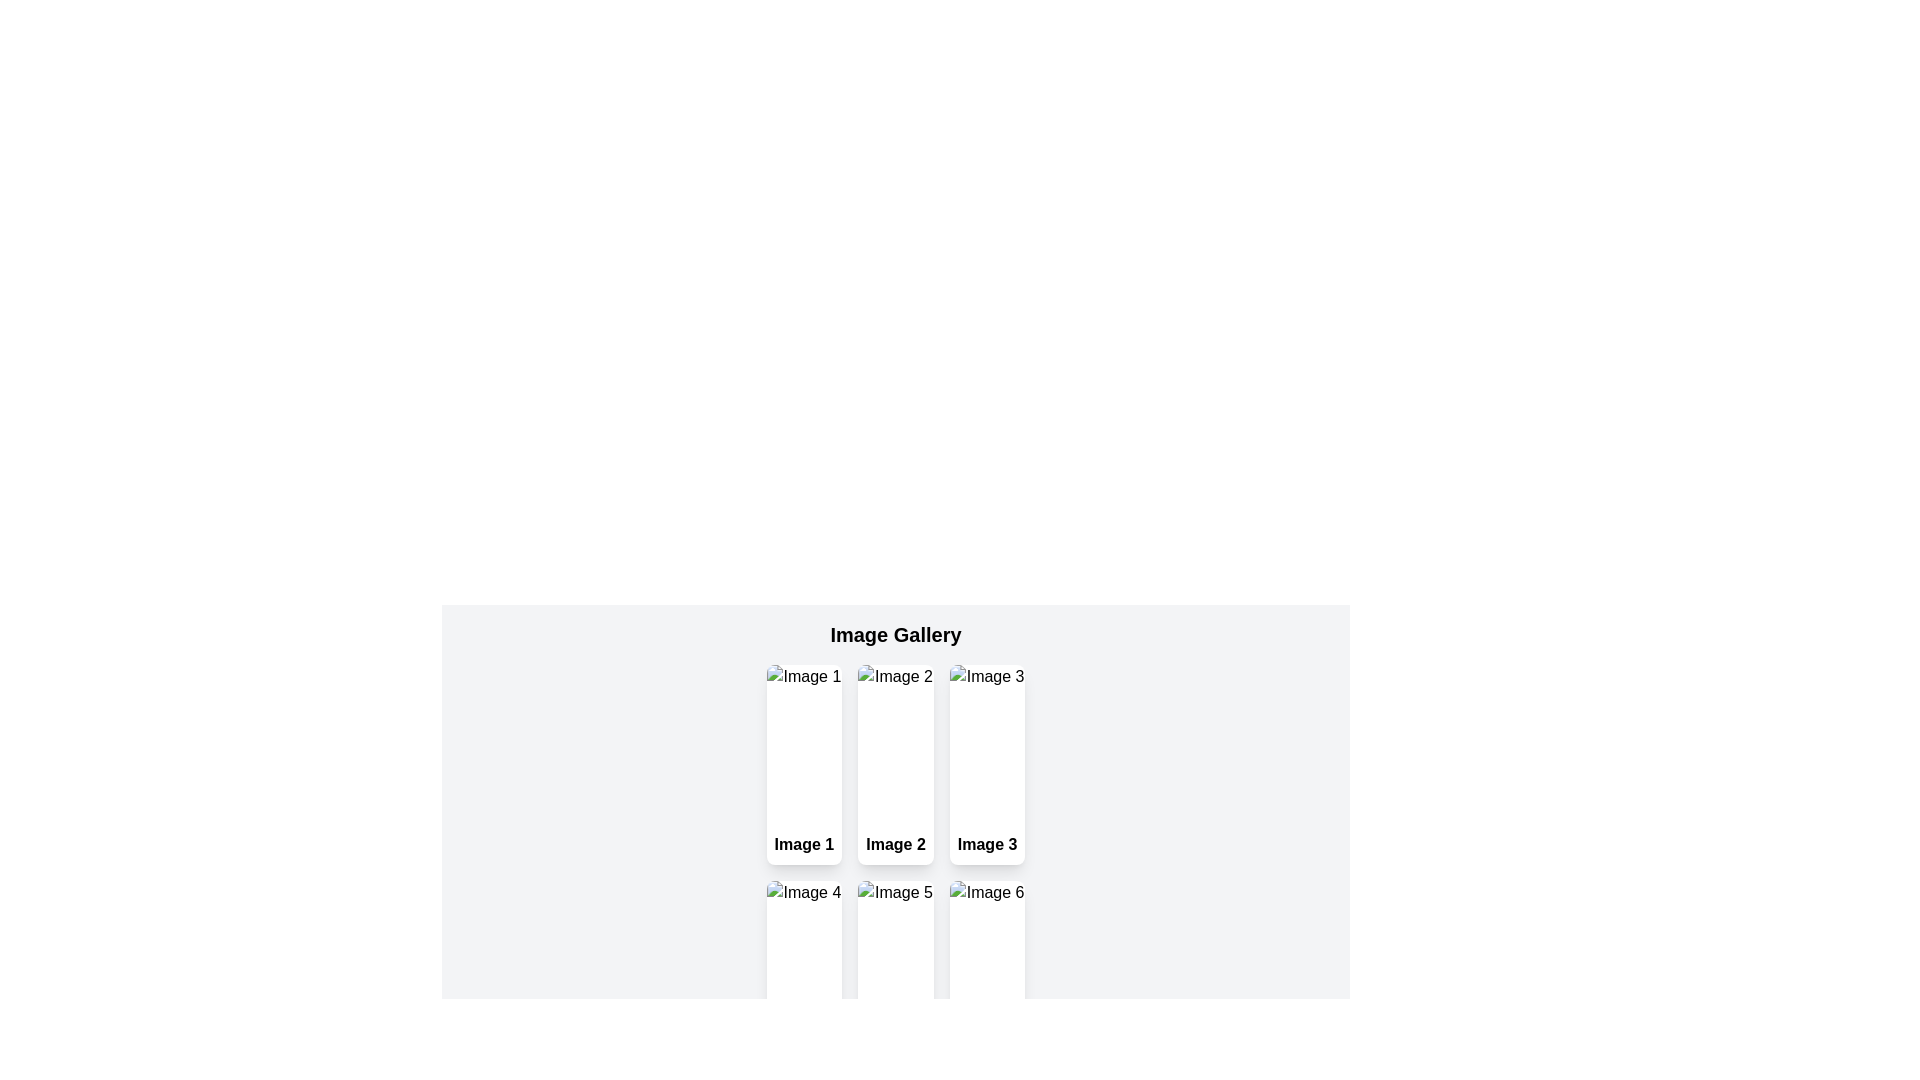 The height and width of the screenshot is (1080, 1920). What do you see at coordinates (804, 744) in the screenshot?
I see `the image placeholder displaying 'Image 1' for more details` at bounding box center [804, 744].